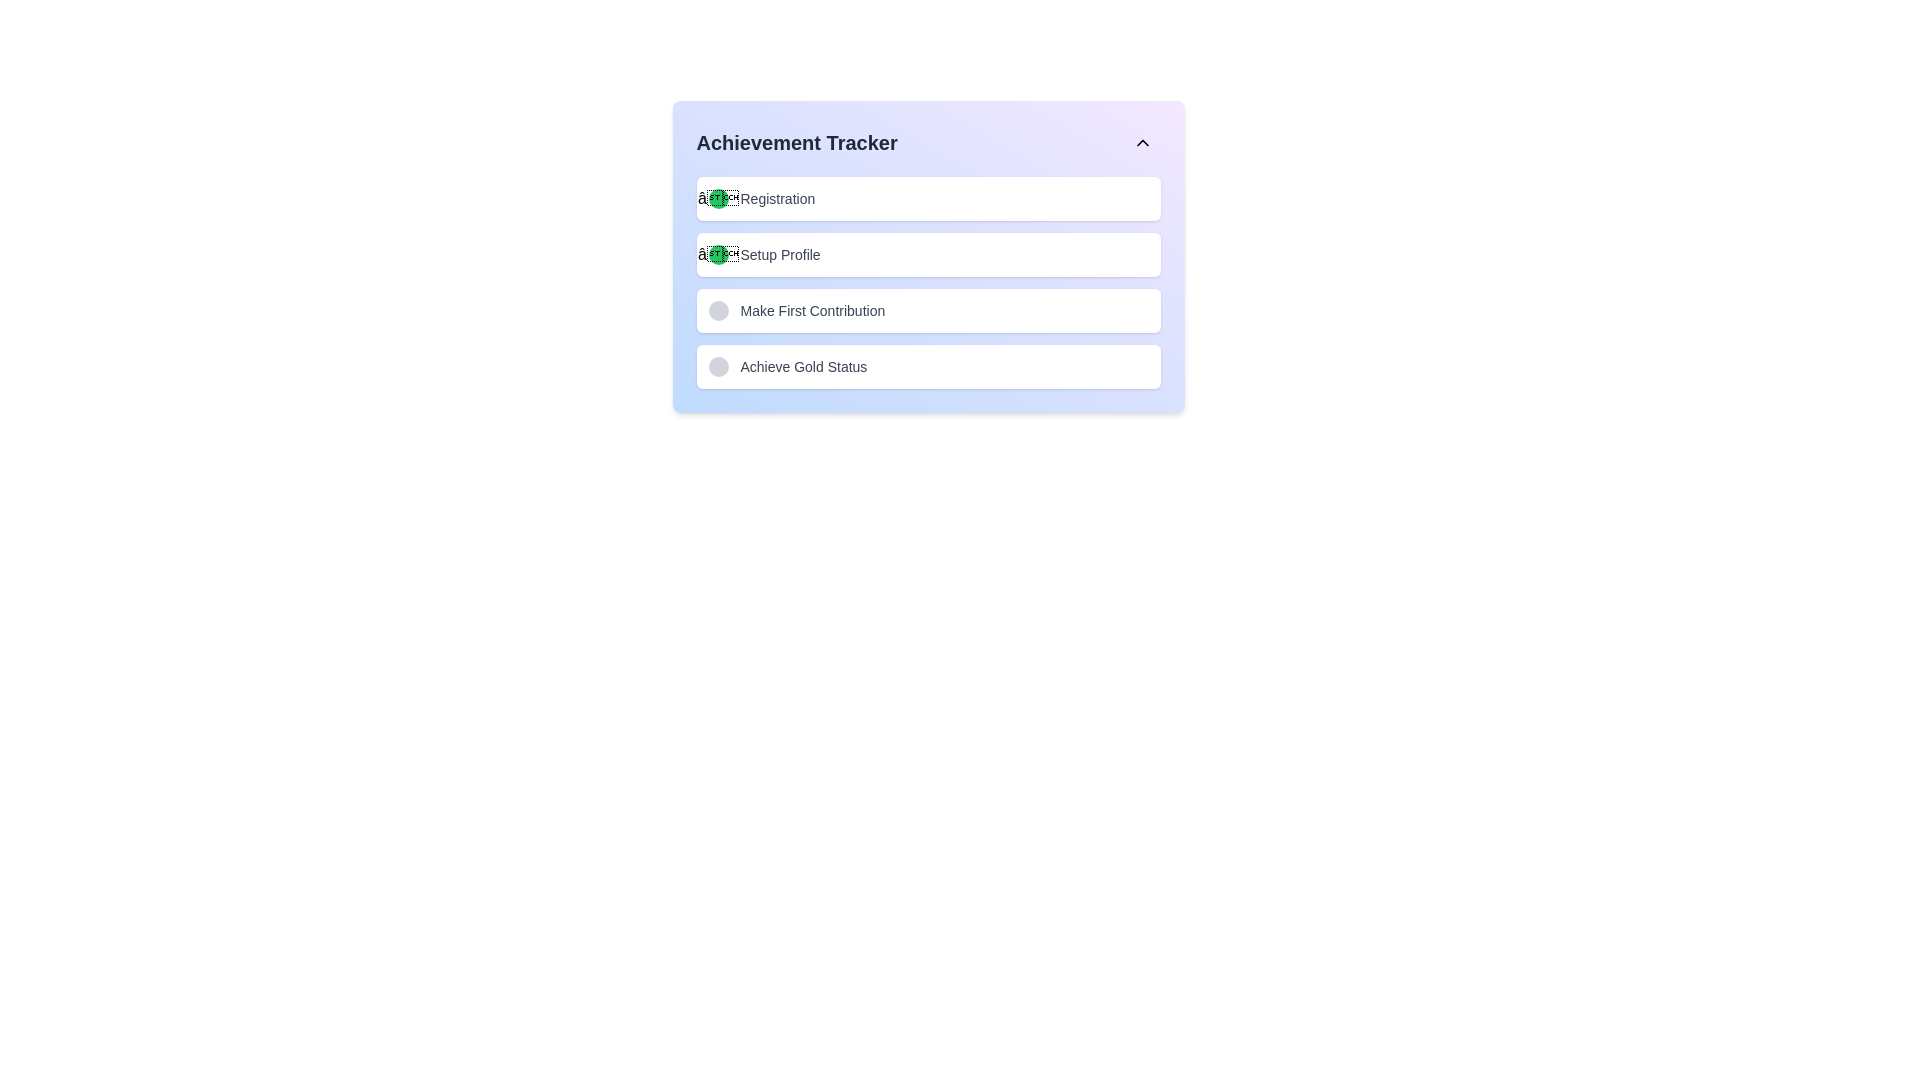 Image resolution: width=1920 pixels, height=1080 pixels. What do you see at coordinates (718, 199) in the screenshot?
I see `the completion indicator icon located to the left of the 'Registration' label in the first row of the 'Achievement Tracker' panel` at bounding box center [718, 199].